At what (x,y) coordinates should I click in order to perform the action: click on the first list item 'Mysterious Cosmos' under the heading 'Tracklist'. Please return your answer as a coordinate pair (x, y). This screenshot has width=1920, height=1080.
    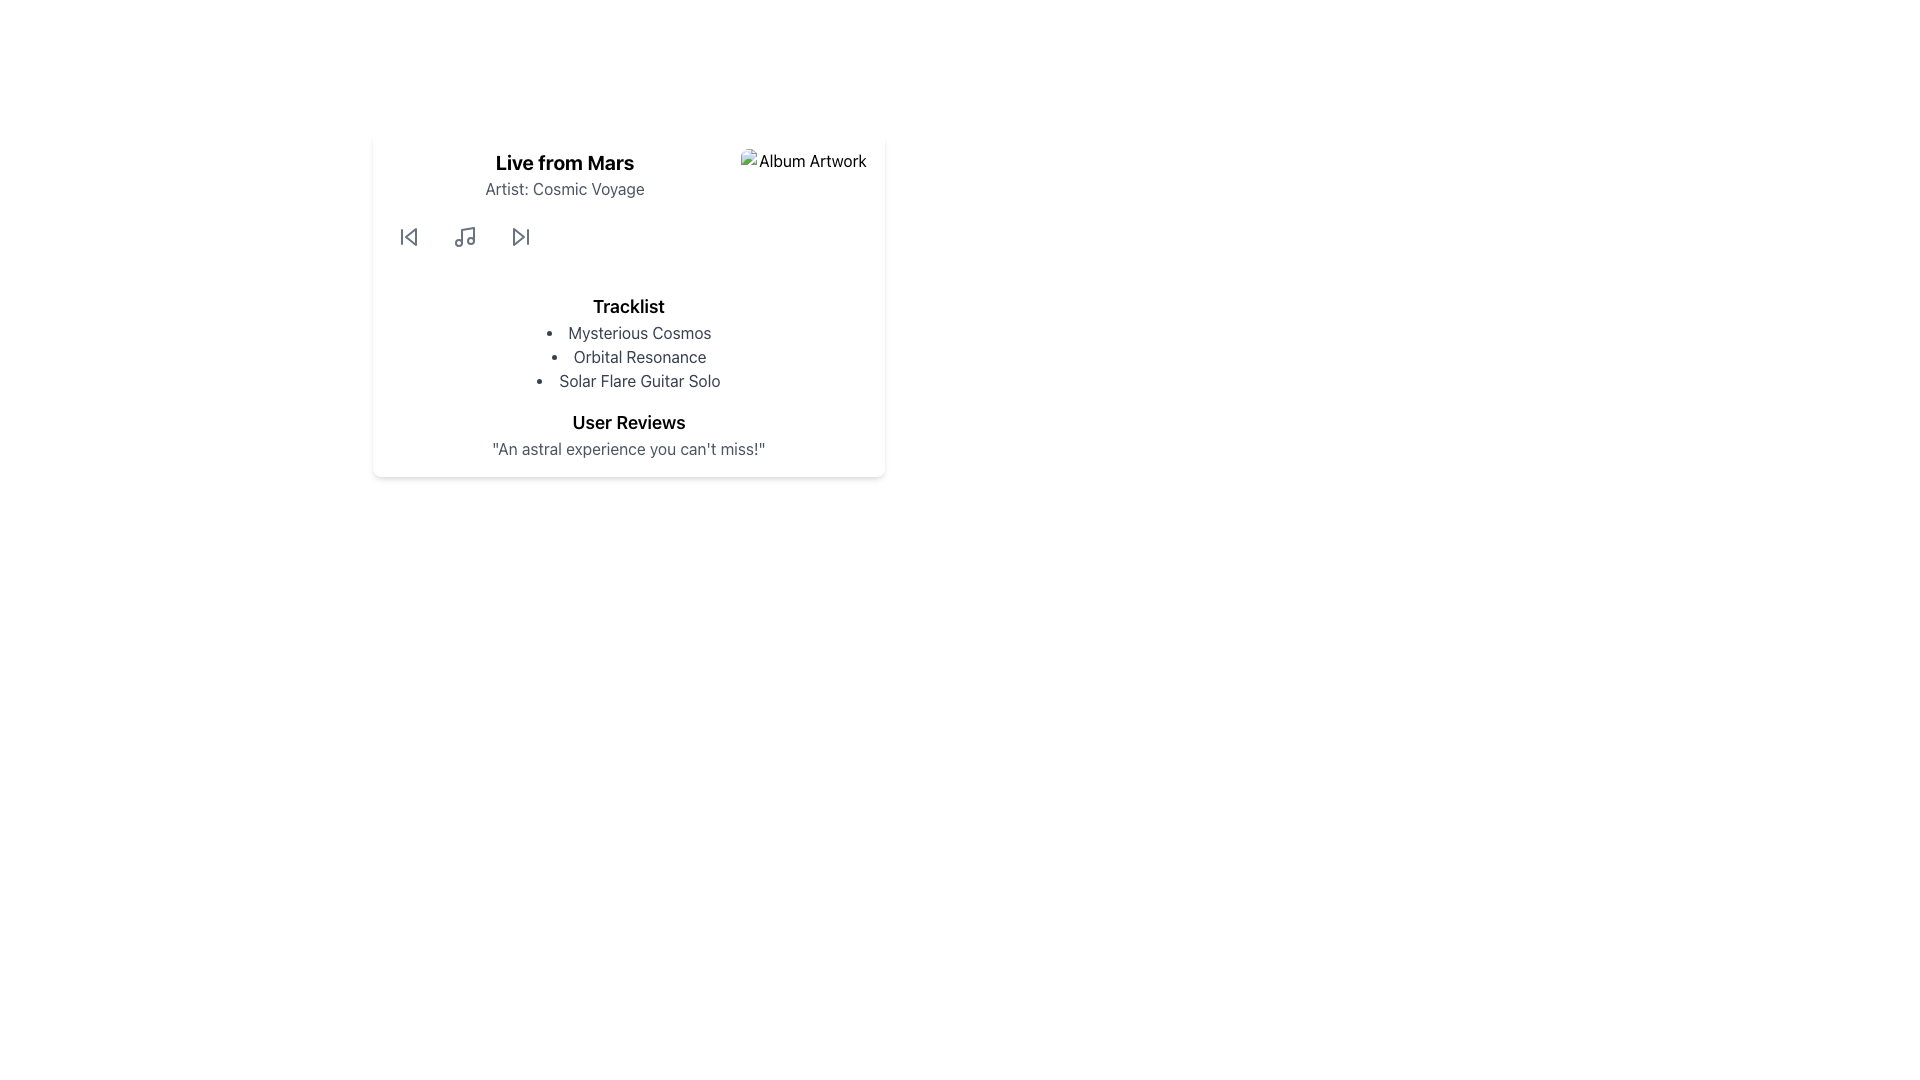
    Looking at the image, I should click on (627, 331).